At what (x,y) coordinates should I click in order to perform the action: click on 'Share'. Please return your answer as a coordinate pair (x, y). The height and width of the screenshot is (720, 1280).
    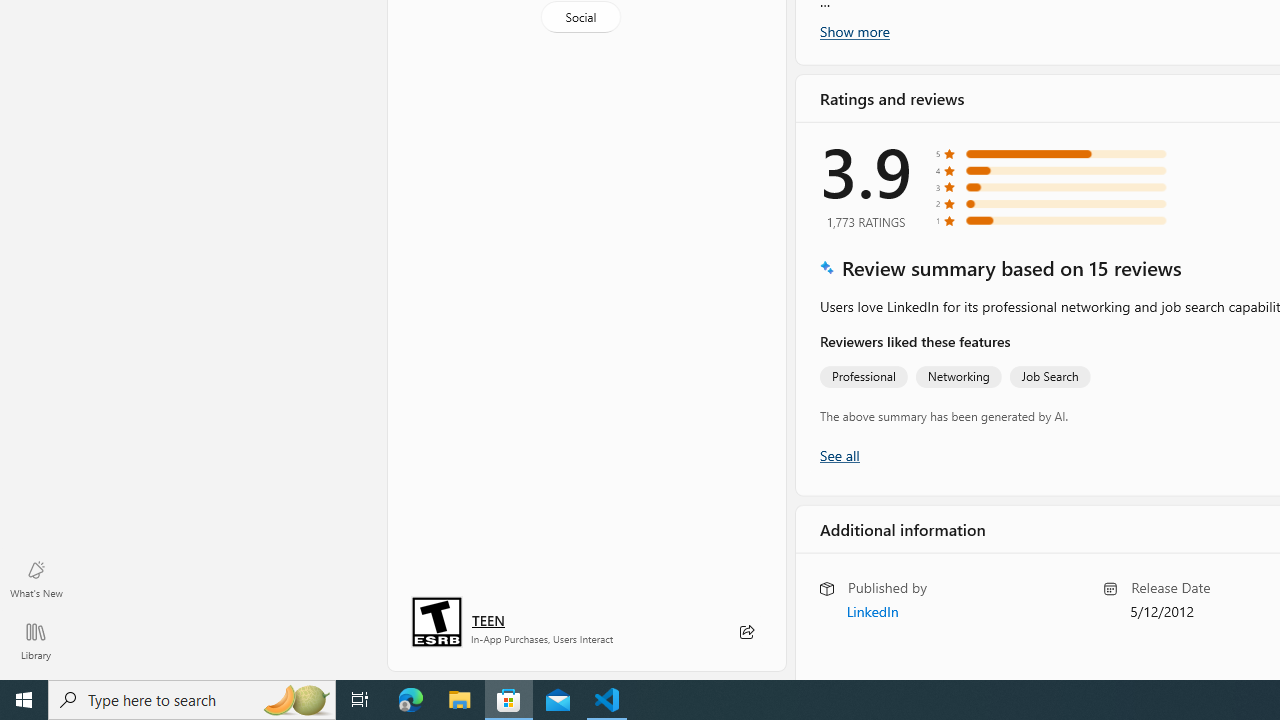
    Looking at the image, I should click on (745, 632).